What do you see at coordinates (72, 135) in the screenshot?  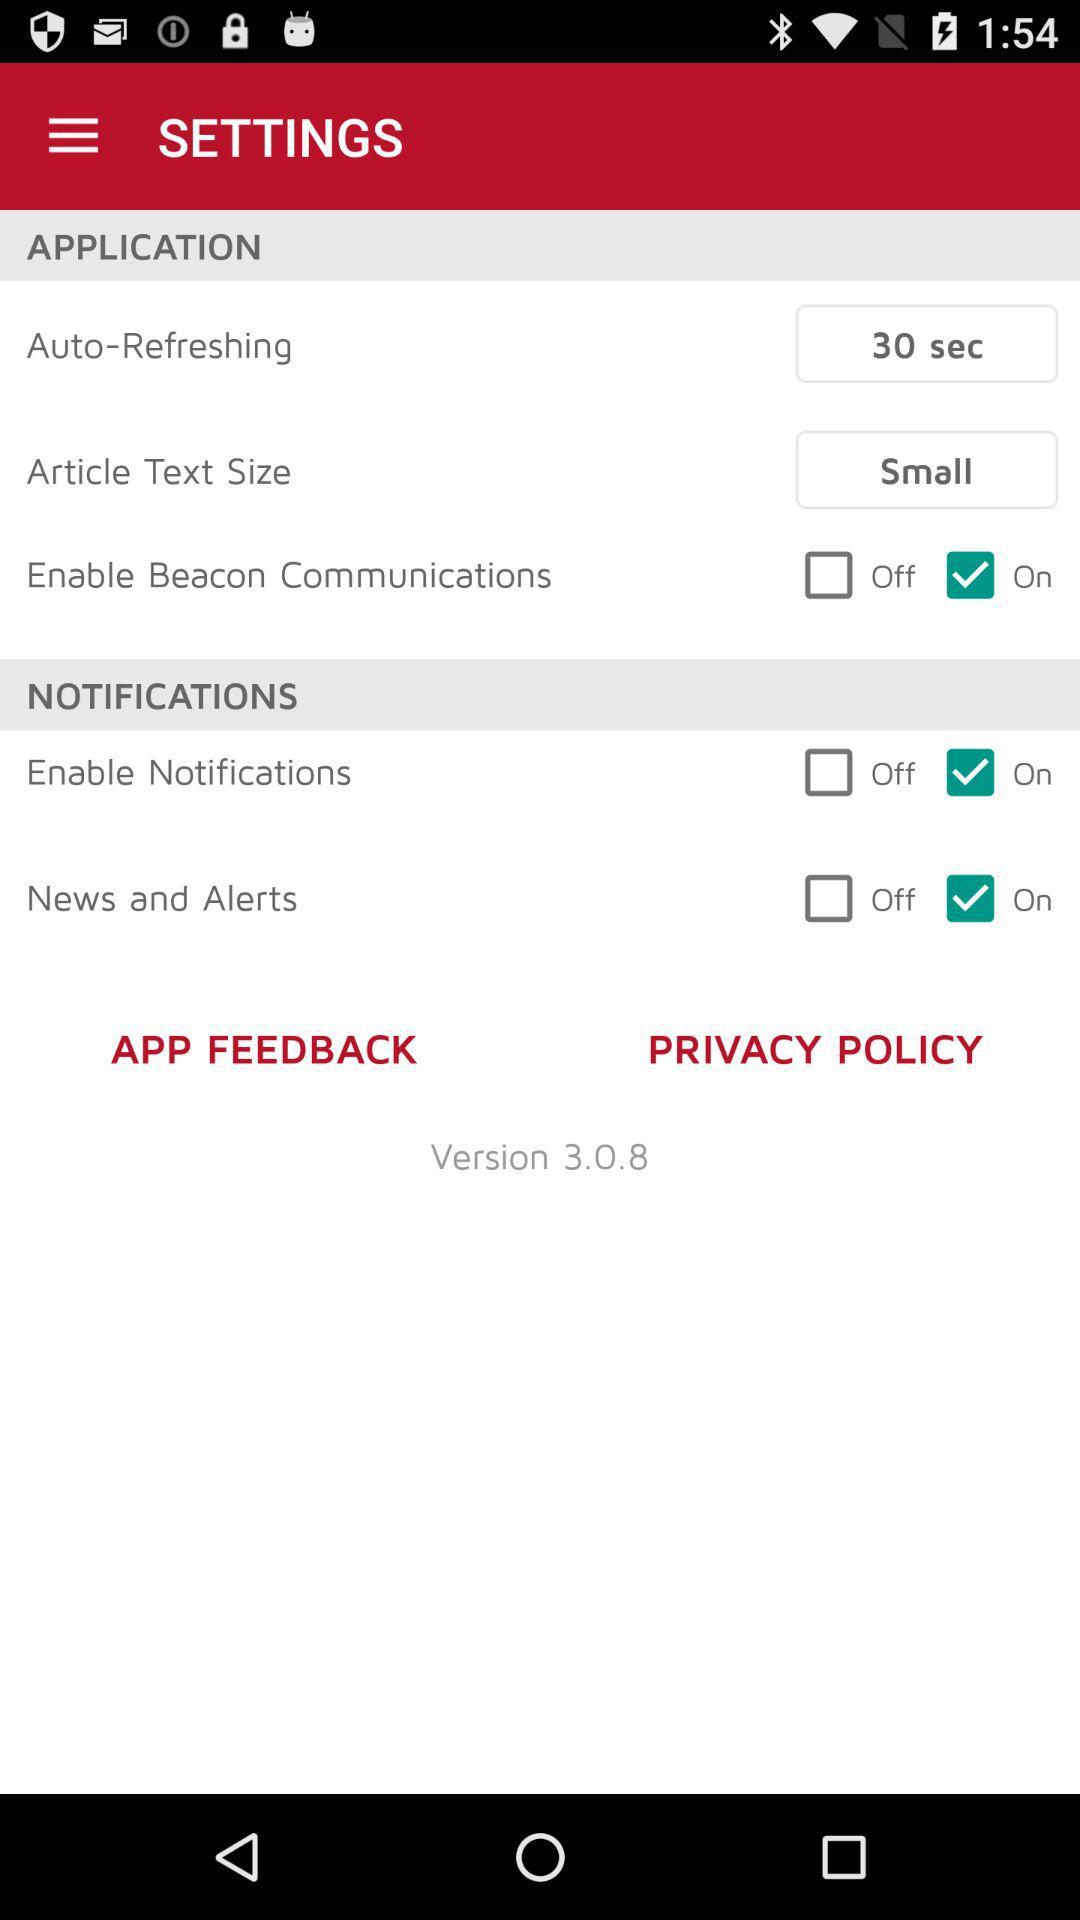 I see `the item above application` at bounding box center [72, 135].